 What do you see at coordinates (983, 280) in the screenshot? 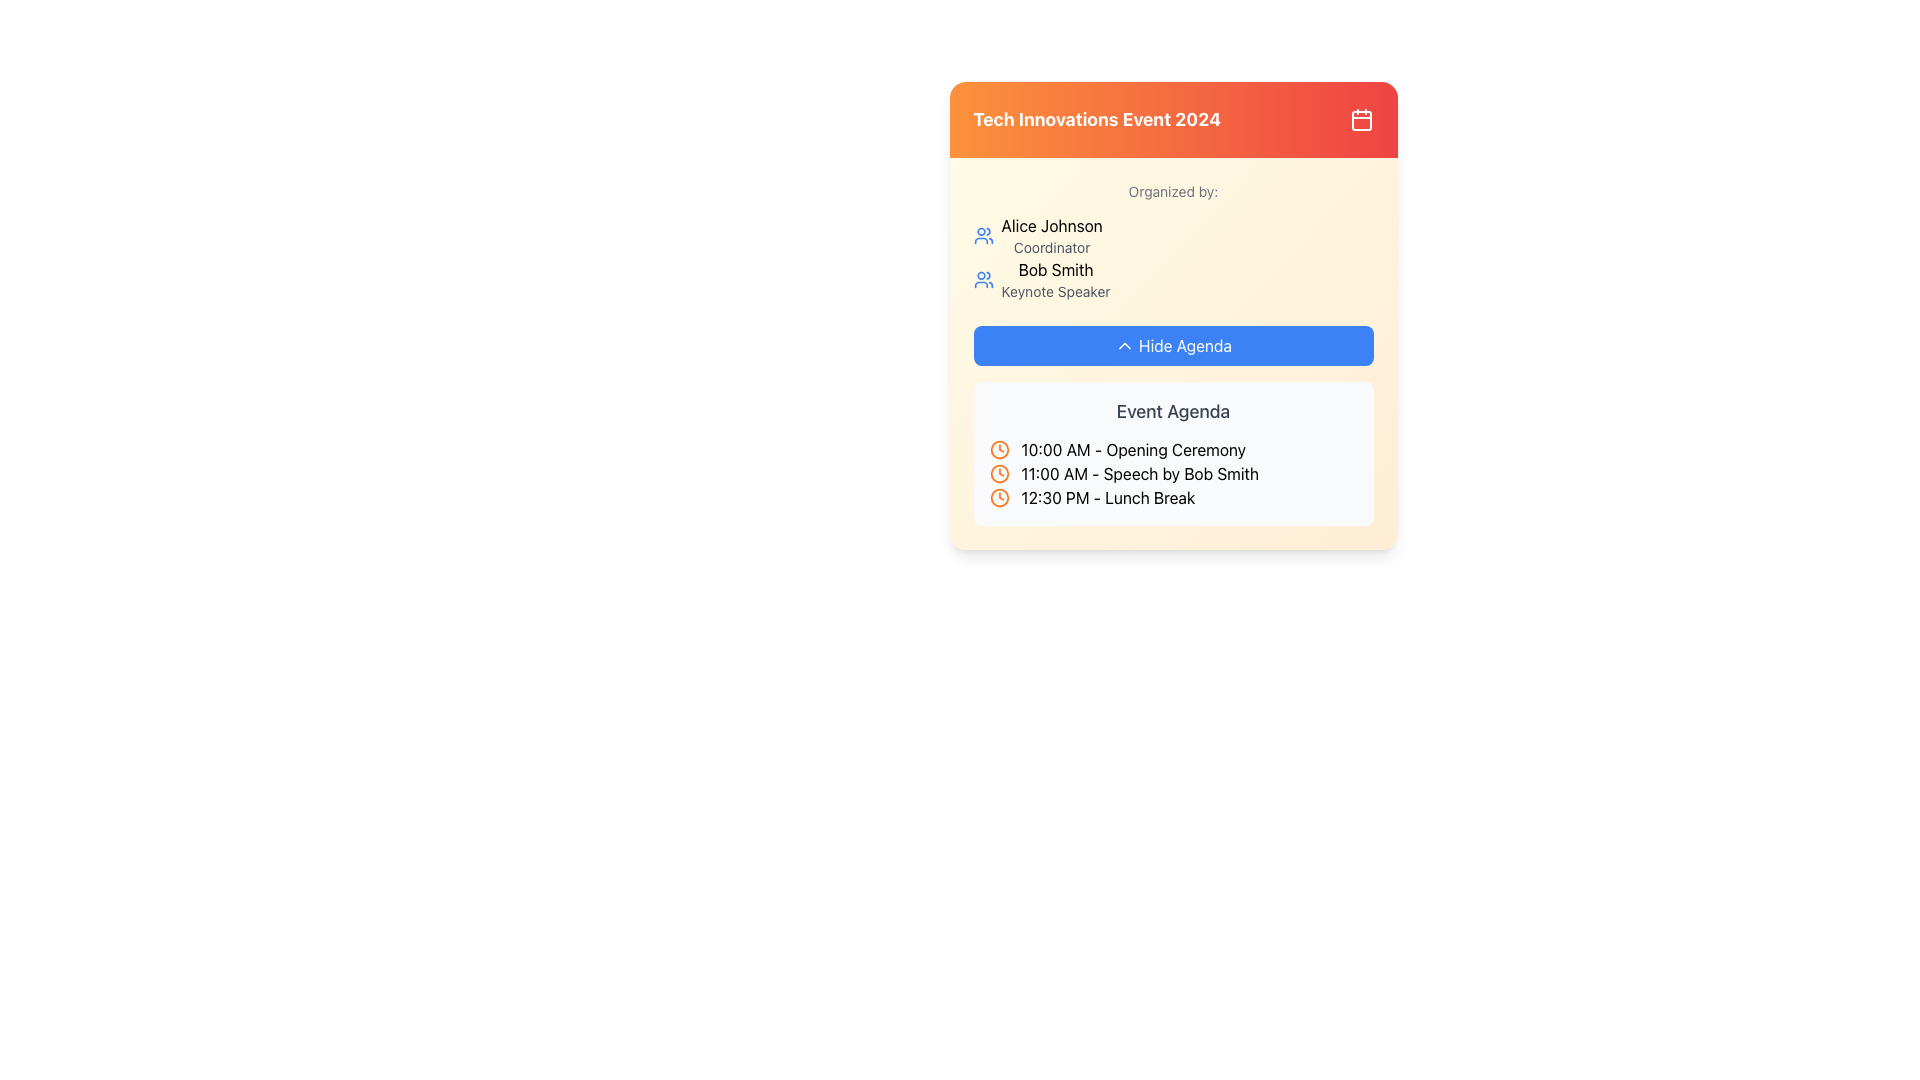
I see `the SVG Icon representing Bob Smith, which is located to the left of the text 'Bob Smith' in the Tech Innovations Event 2024 card` at bounding box center [983, 280].